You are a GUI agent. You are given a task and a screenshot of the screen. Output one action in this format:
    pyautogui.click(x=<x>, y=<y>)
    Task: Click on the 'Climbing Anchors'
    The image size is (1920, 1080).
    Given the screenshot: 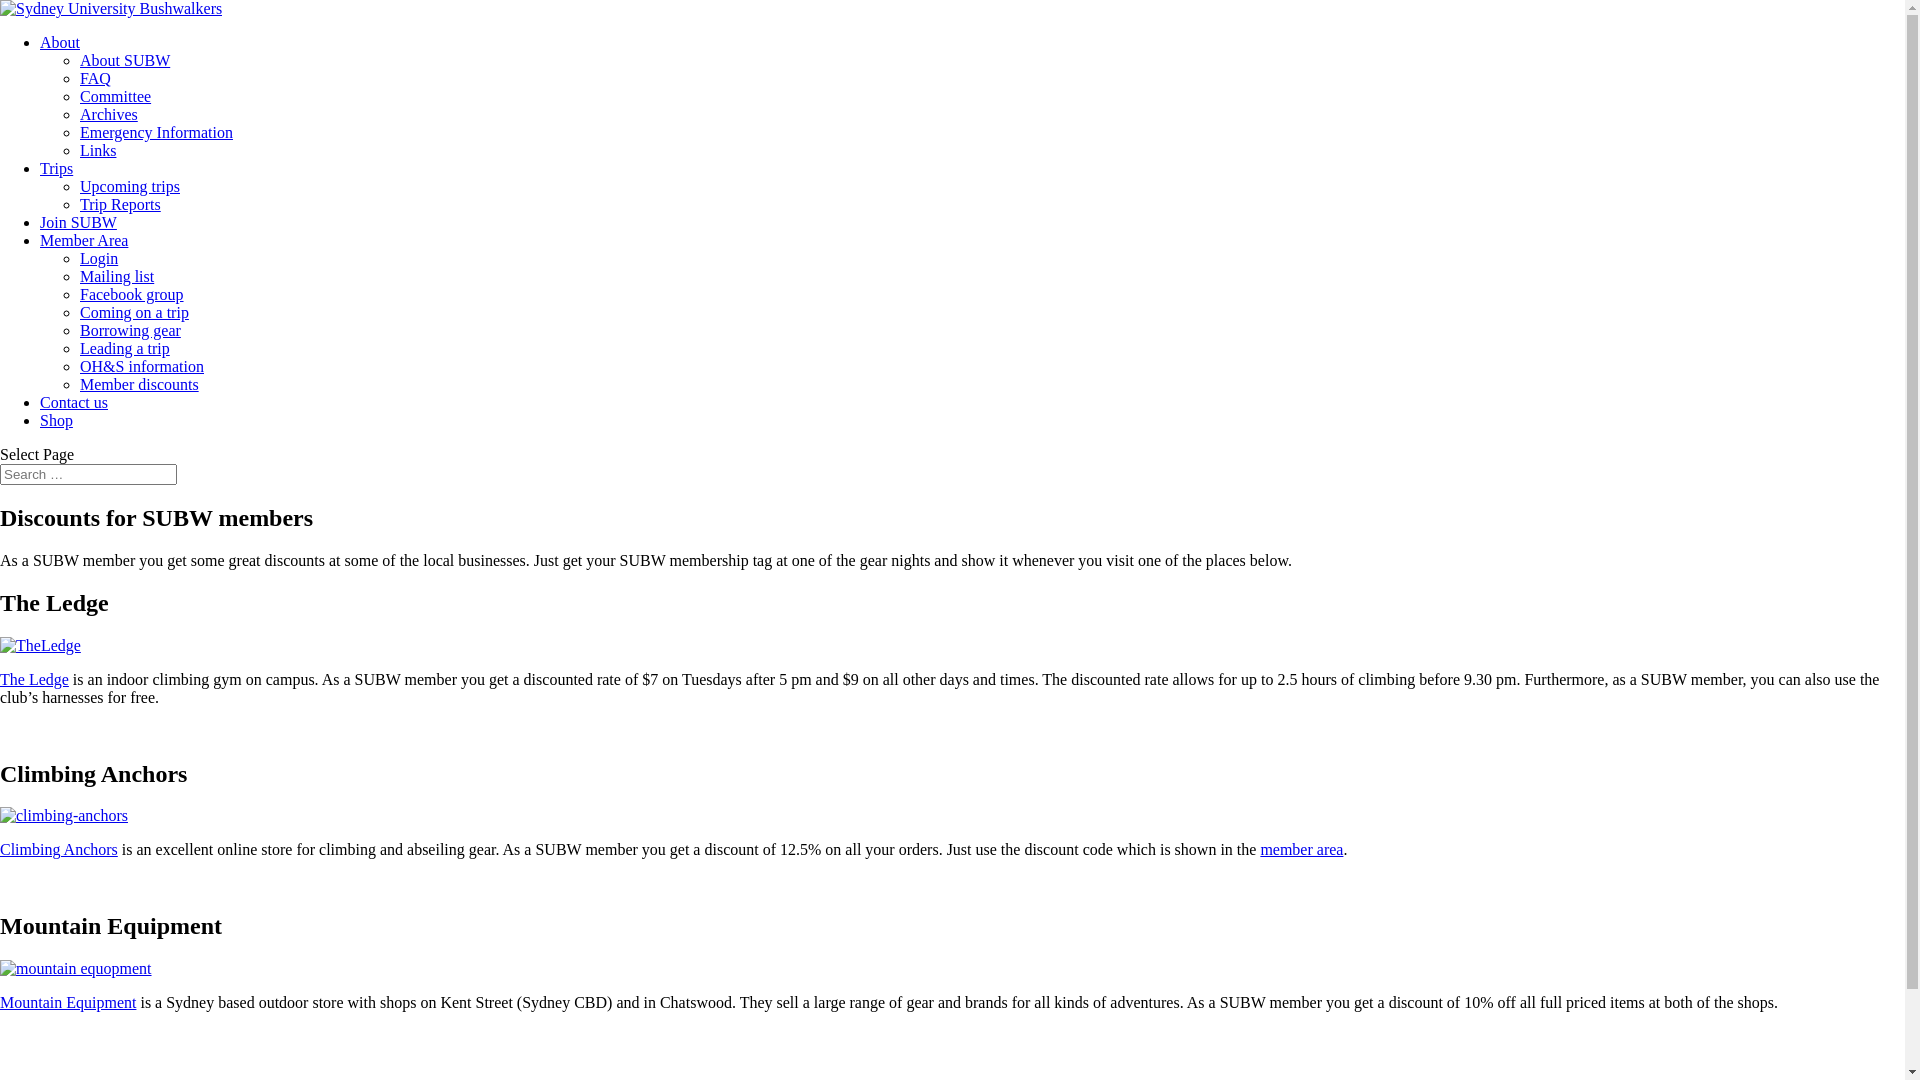 What is the action you would take?
    pyautogui.click(x=58, y=849)
    